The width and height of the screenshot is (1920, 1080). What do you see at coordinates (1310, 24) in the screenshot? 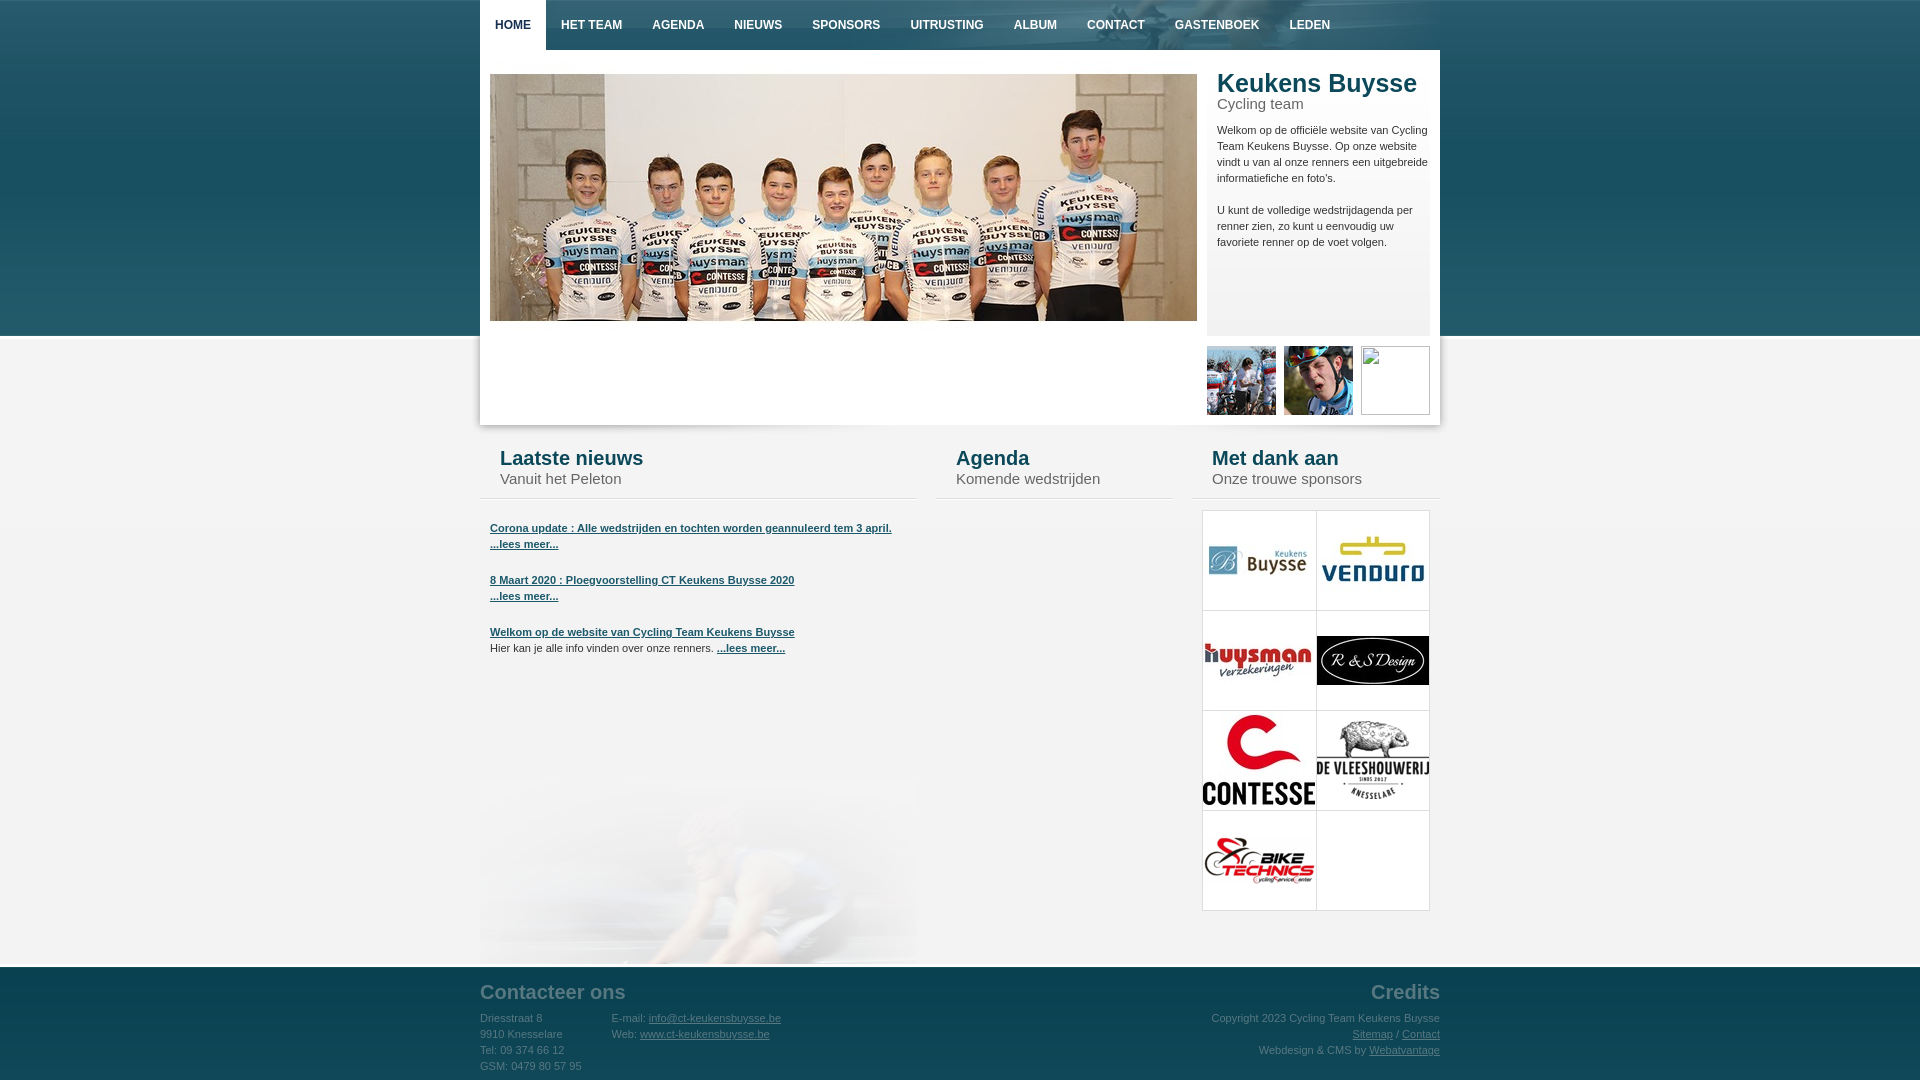
I see `'LEDEN'` at bounding box center [1310, 24].